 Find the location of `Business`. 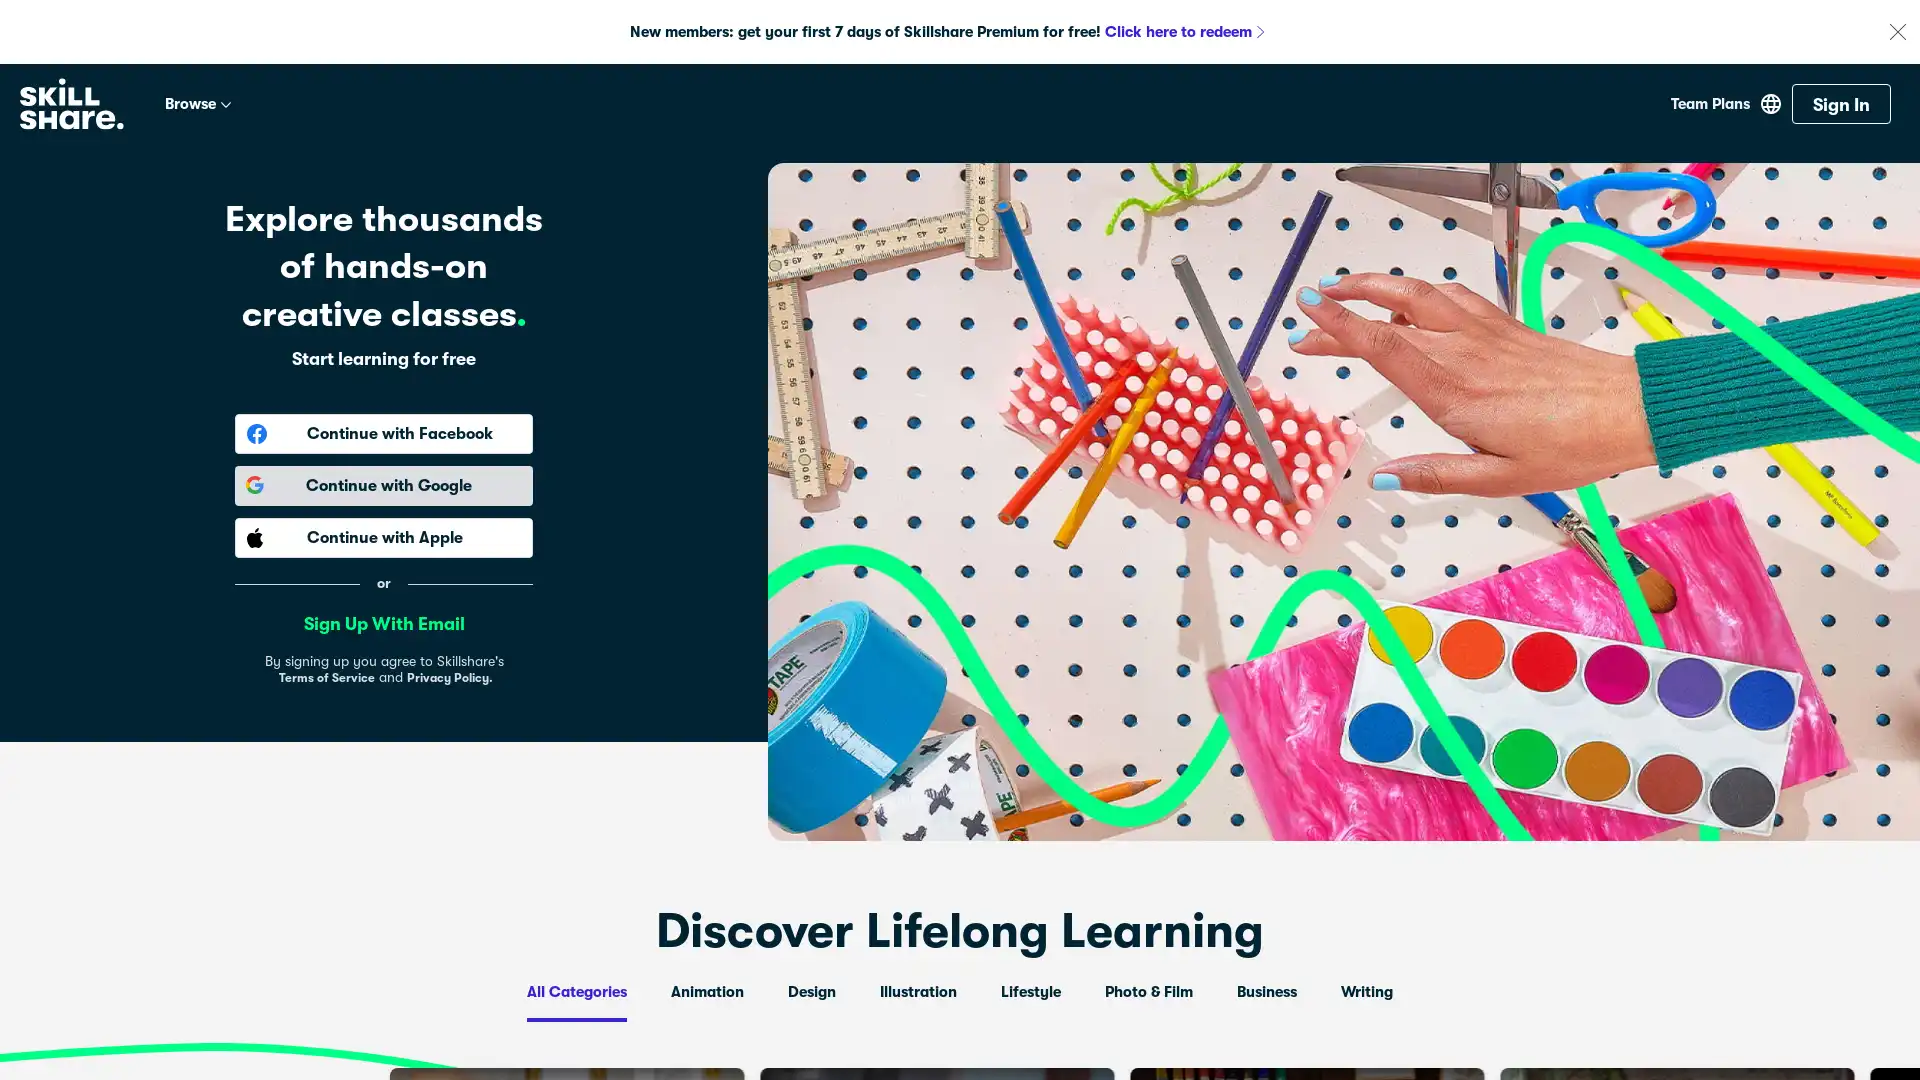

Business is located at coordinates (1266, 998).